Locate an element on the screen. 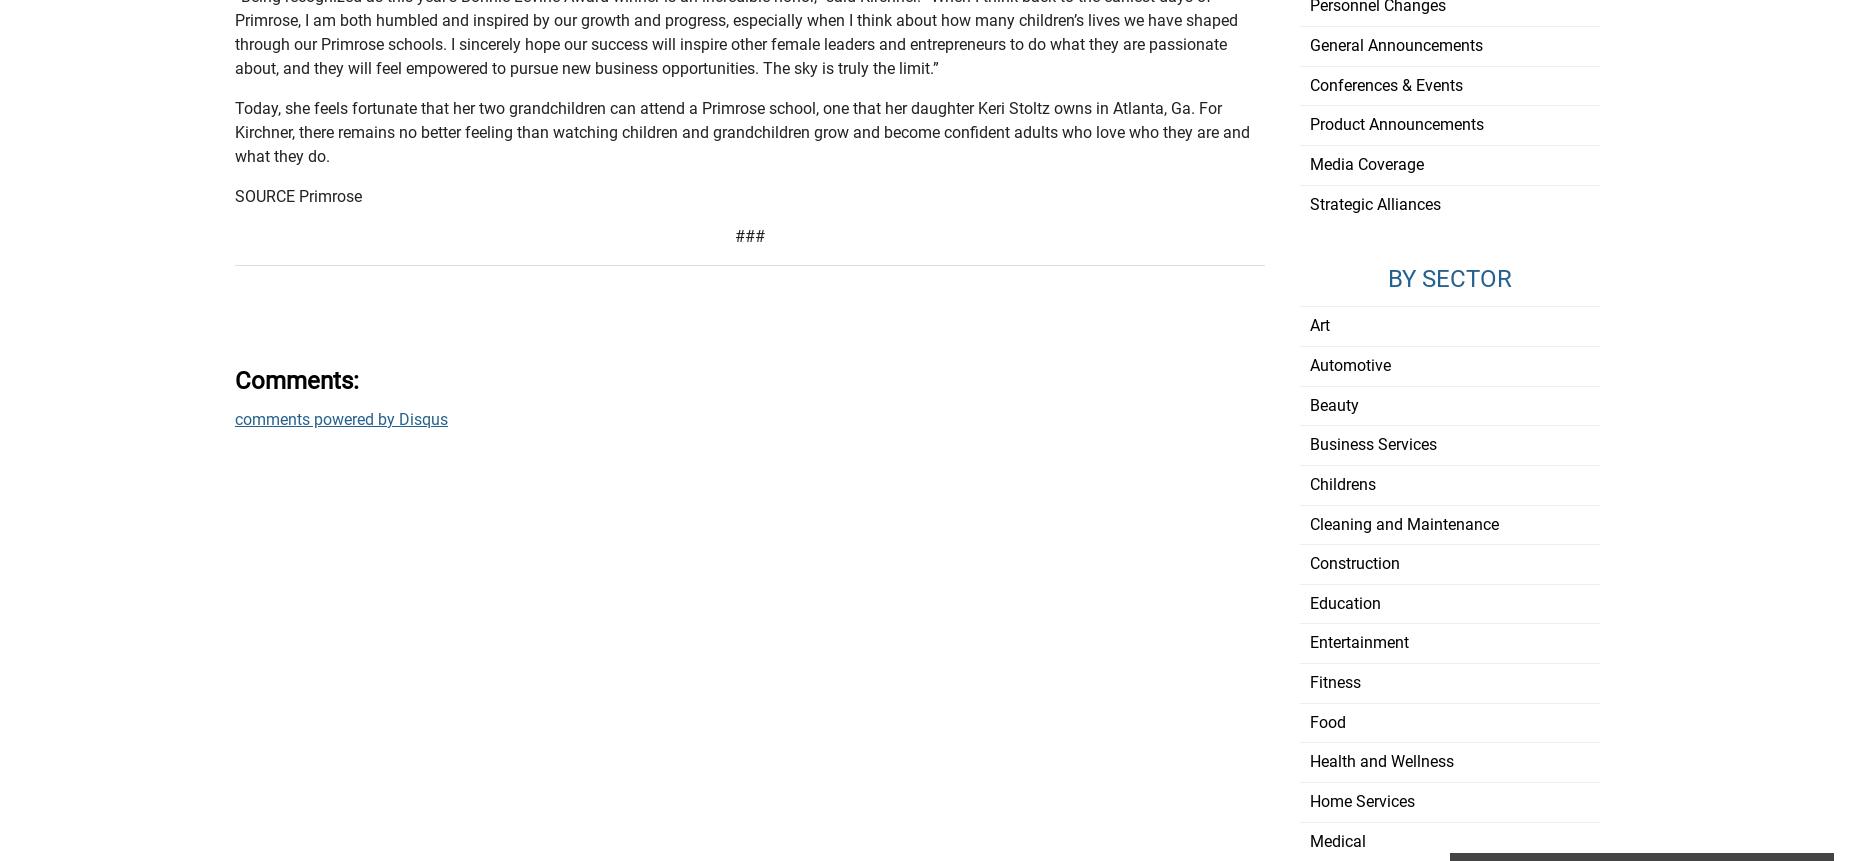  'Today, she feels fortunate that her two grandchildren can attend a Primrose school, one that her daughter Keri Stoltz owns in Atlanta, Ga. For Kirchner, there remains no better feeling than watching children and grandchildren grow and become confident adults who love who they are and what they do.' is located at coordinates (742, 132).